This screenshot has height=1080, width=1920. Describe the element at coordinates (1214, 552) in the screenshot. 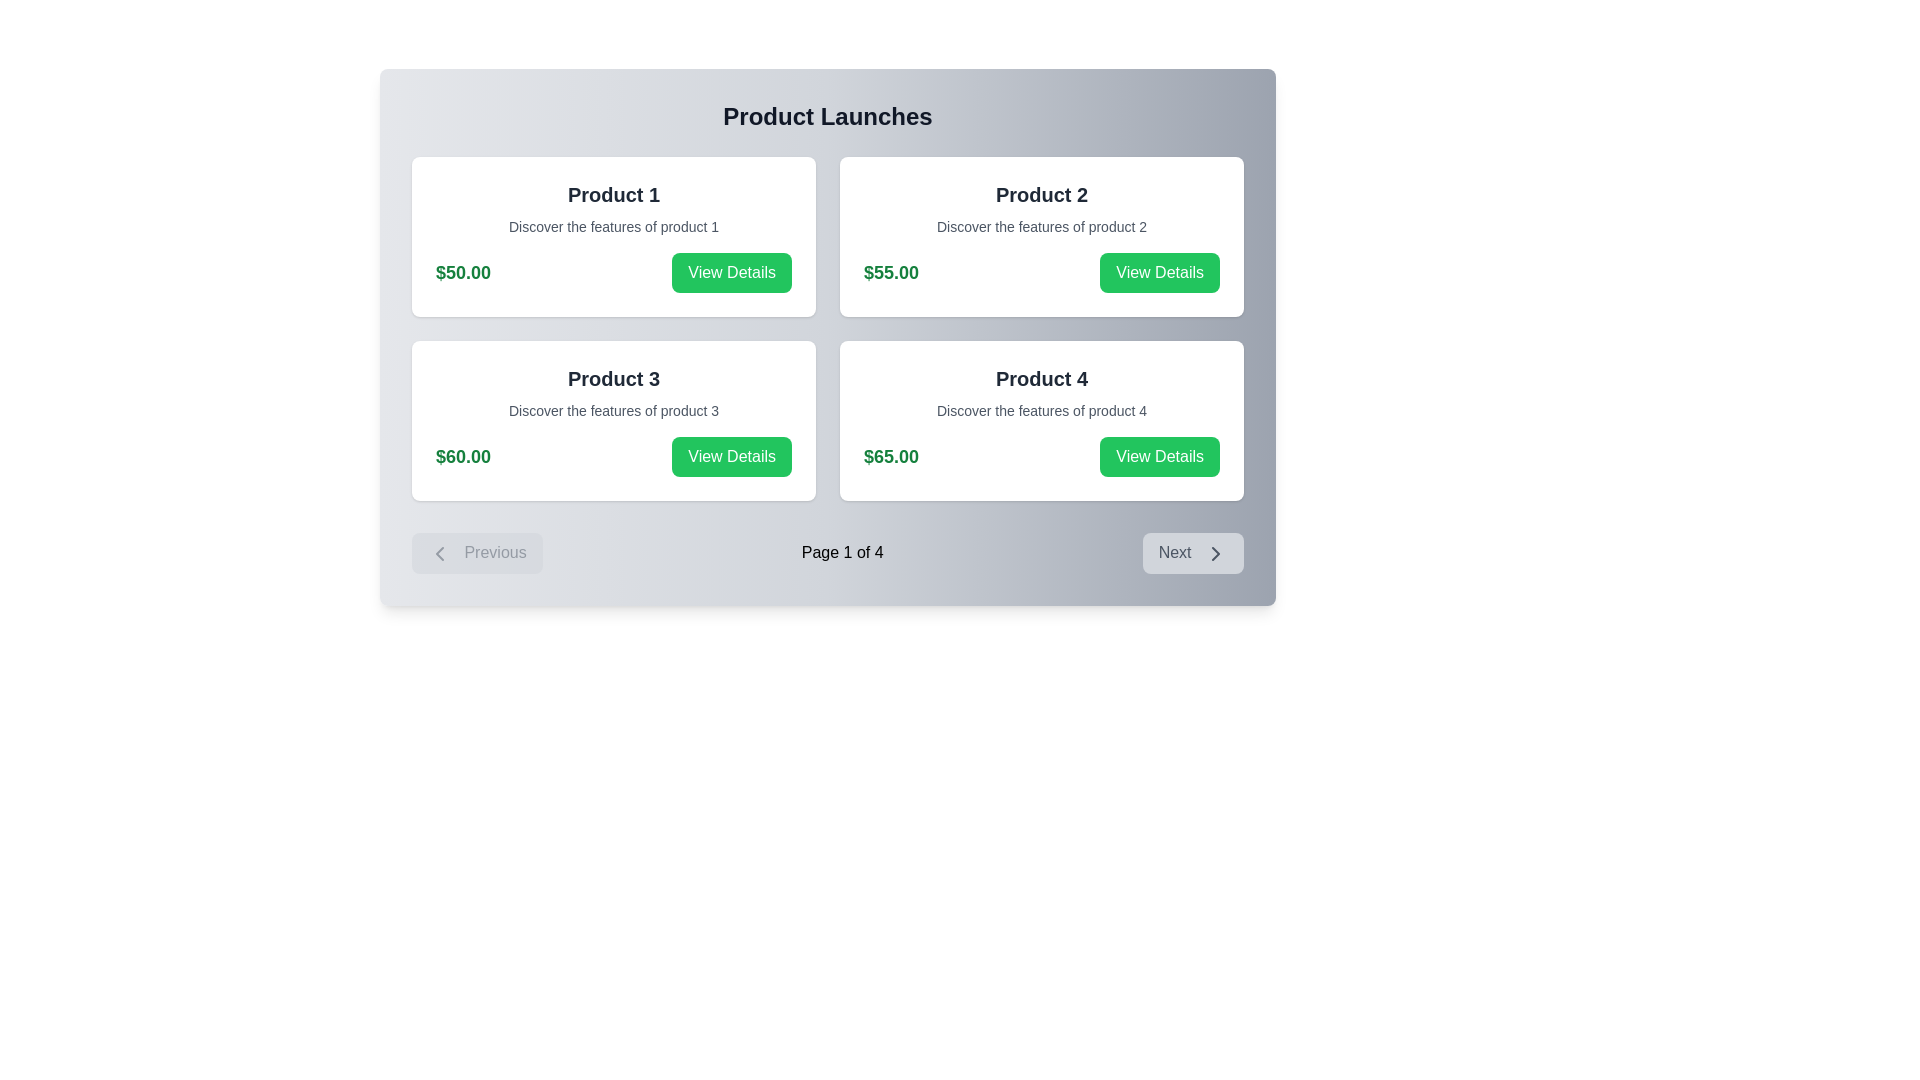

I see `the visual indicator icon located on the rightmost side of the 'Next' button to enhance its usability` at that location.